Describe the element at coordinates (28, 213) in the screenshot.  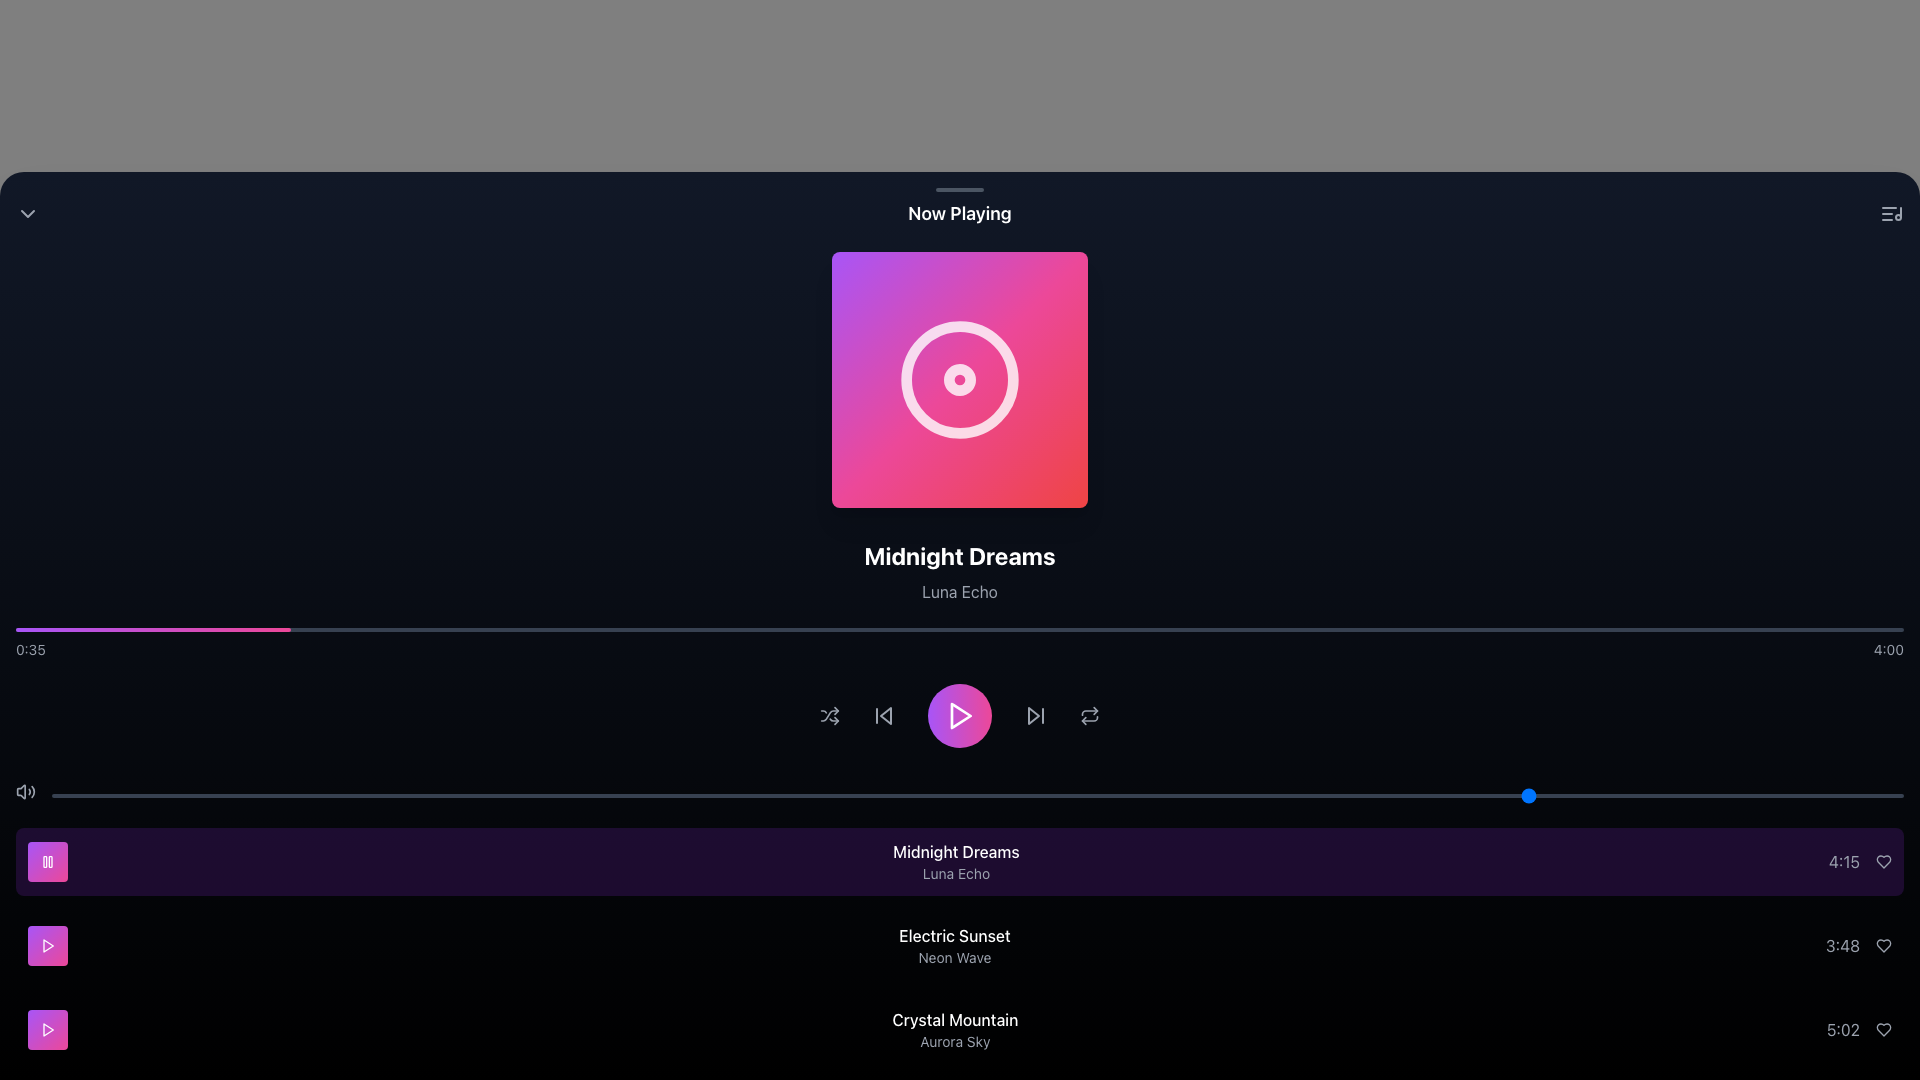
I see `the Chevron icon located on the far-left side of the header section` at that location.